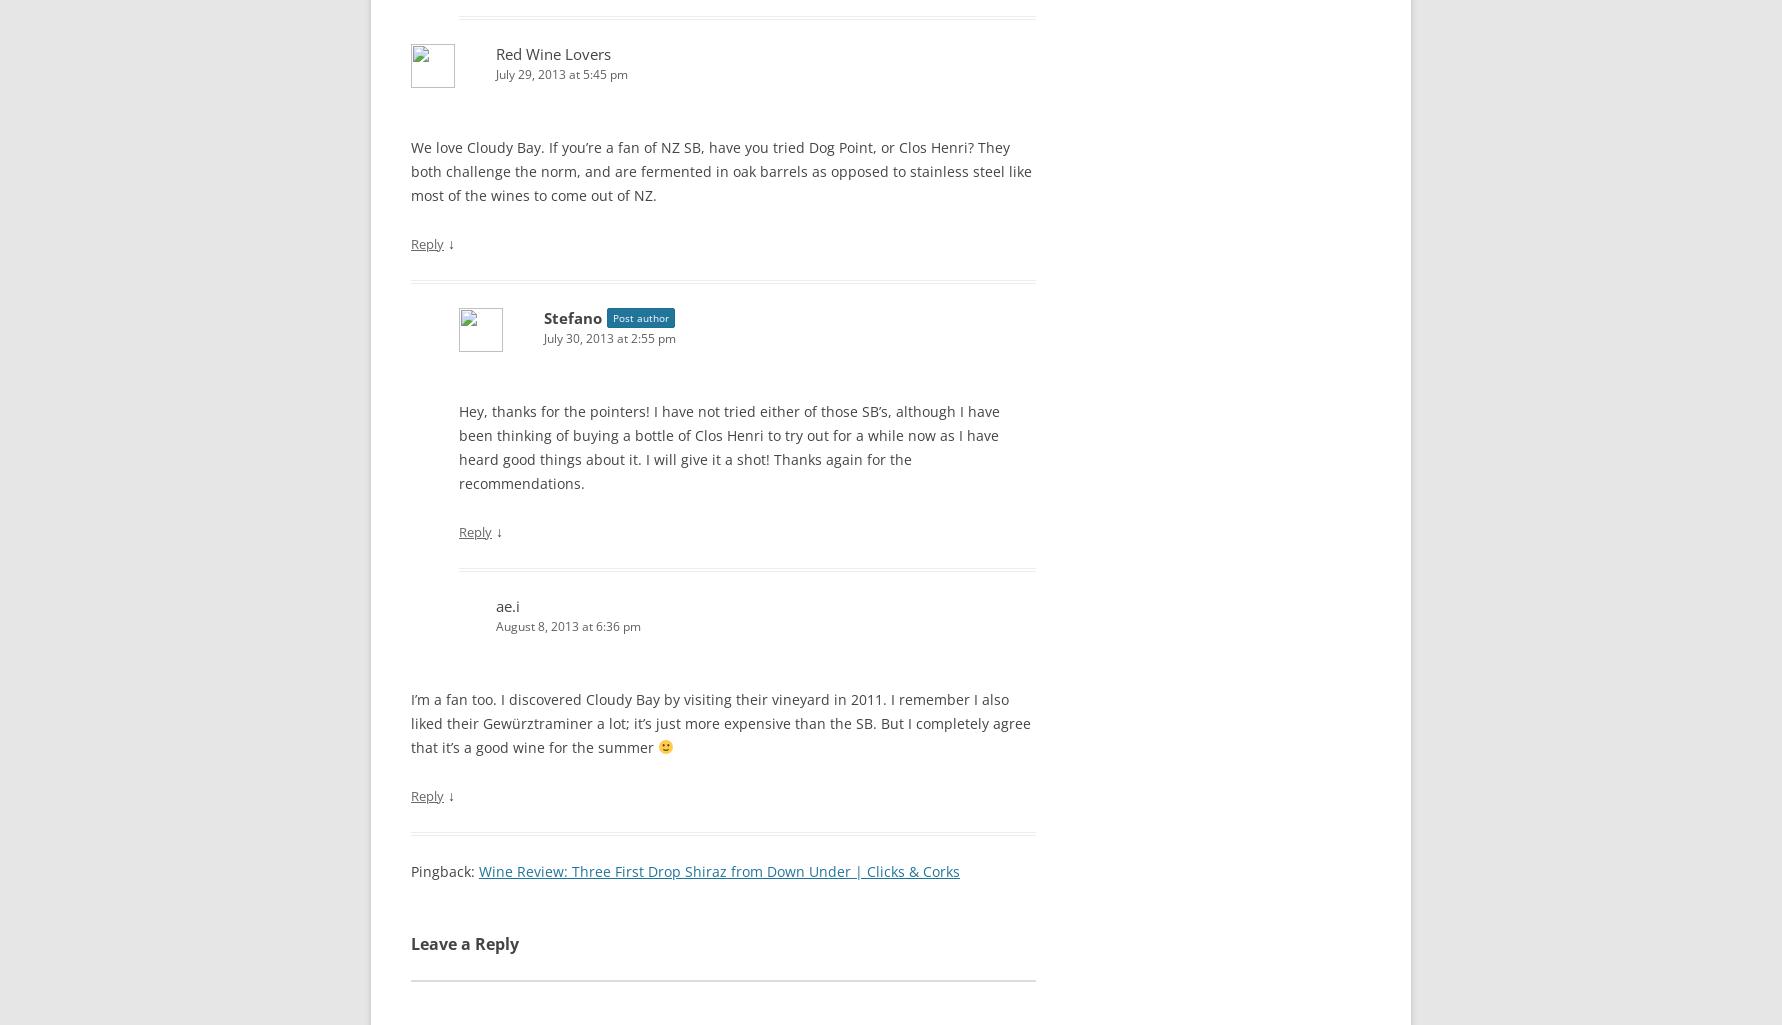 Image resolution: width=1782 pixels, height=1025 pixels. I want to click on 'Post author', so click(639, 317).